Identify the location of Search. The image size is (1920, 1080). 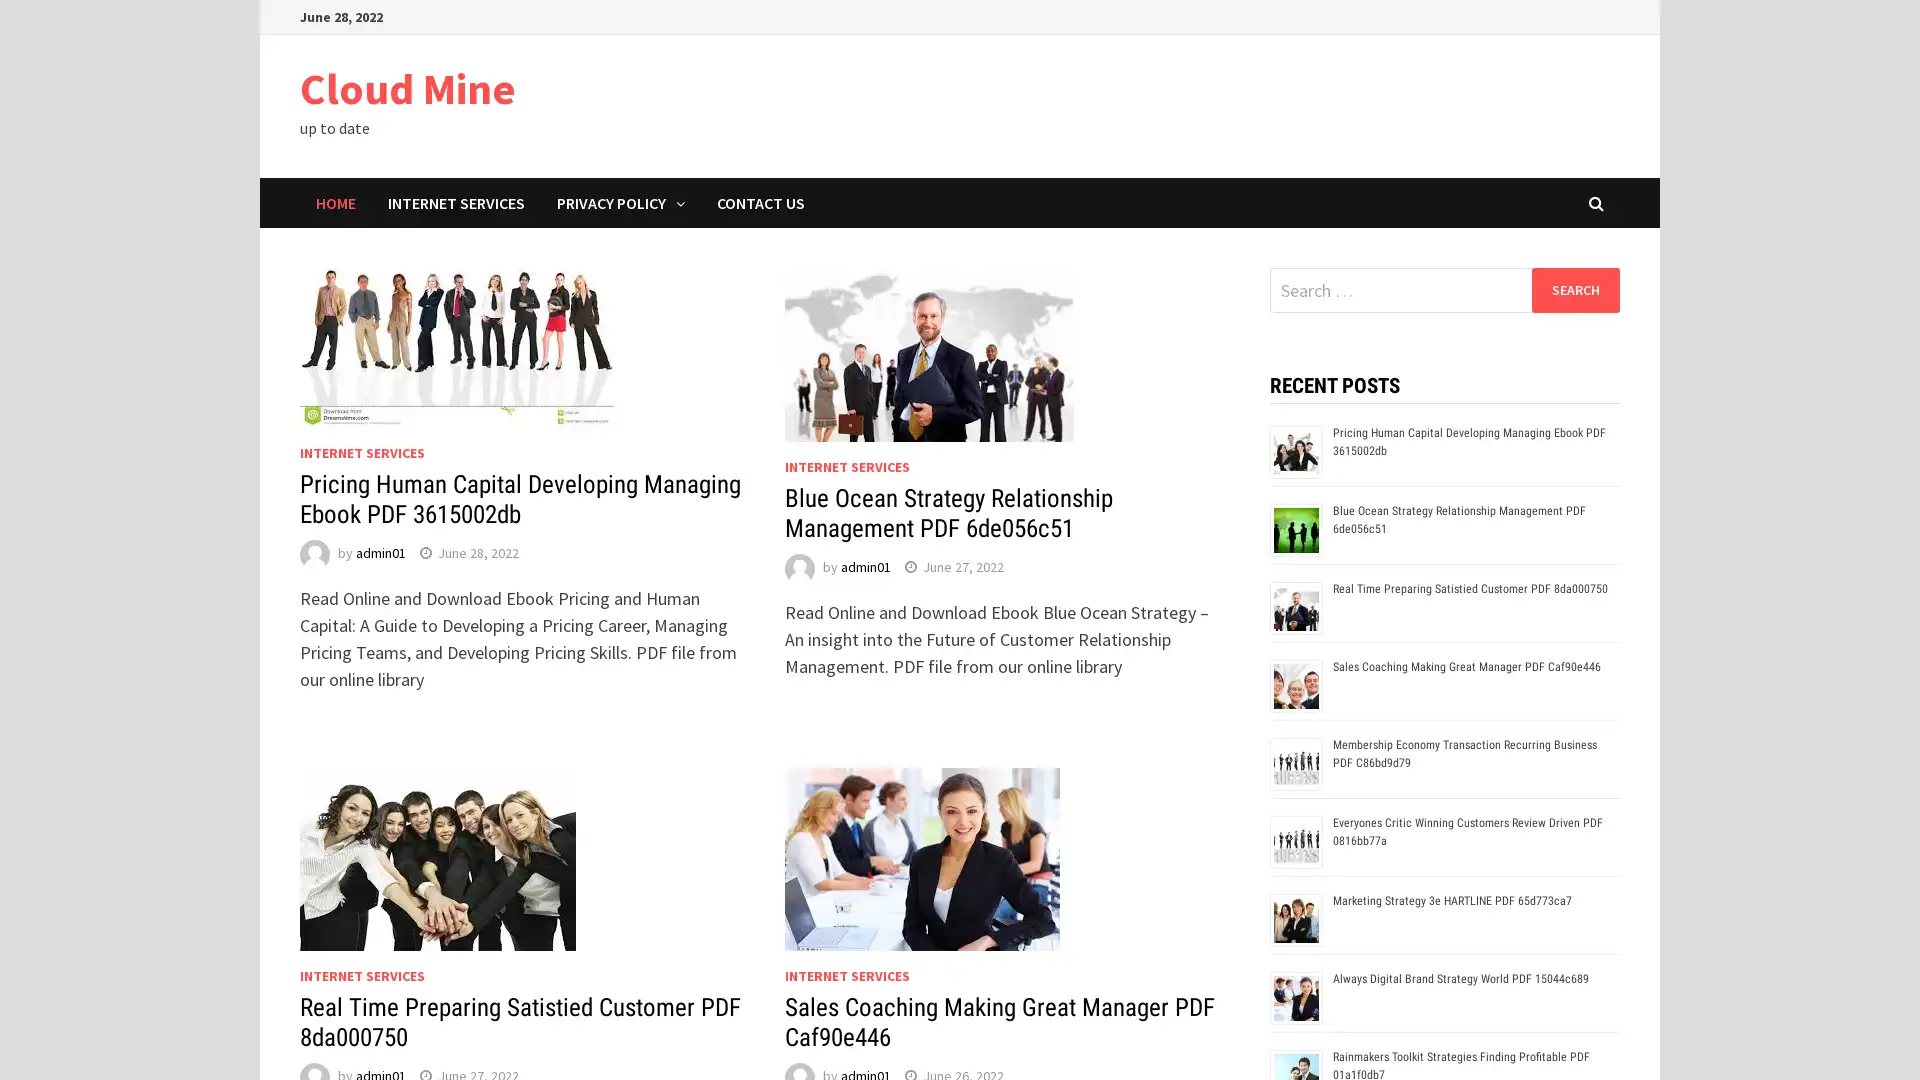
(1574, 289).